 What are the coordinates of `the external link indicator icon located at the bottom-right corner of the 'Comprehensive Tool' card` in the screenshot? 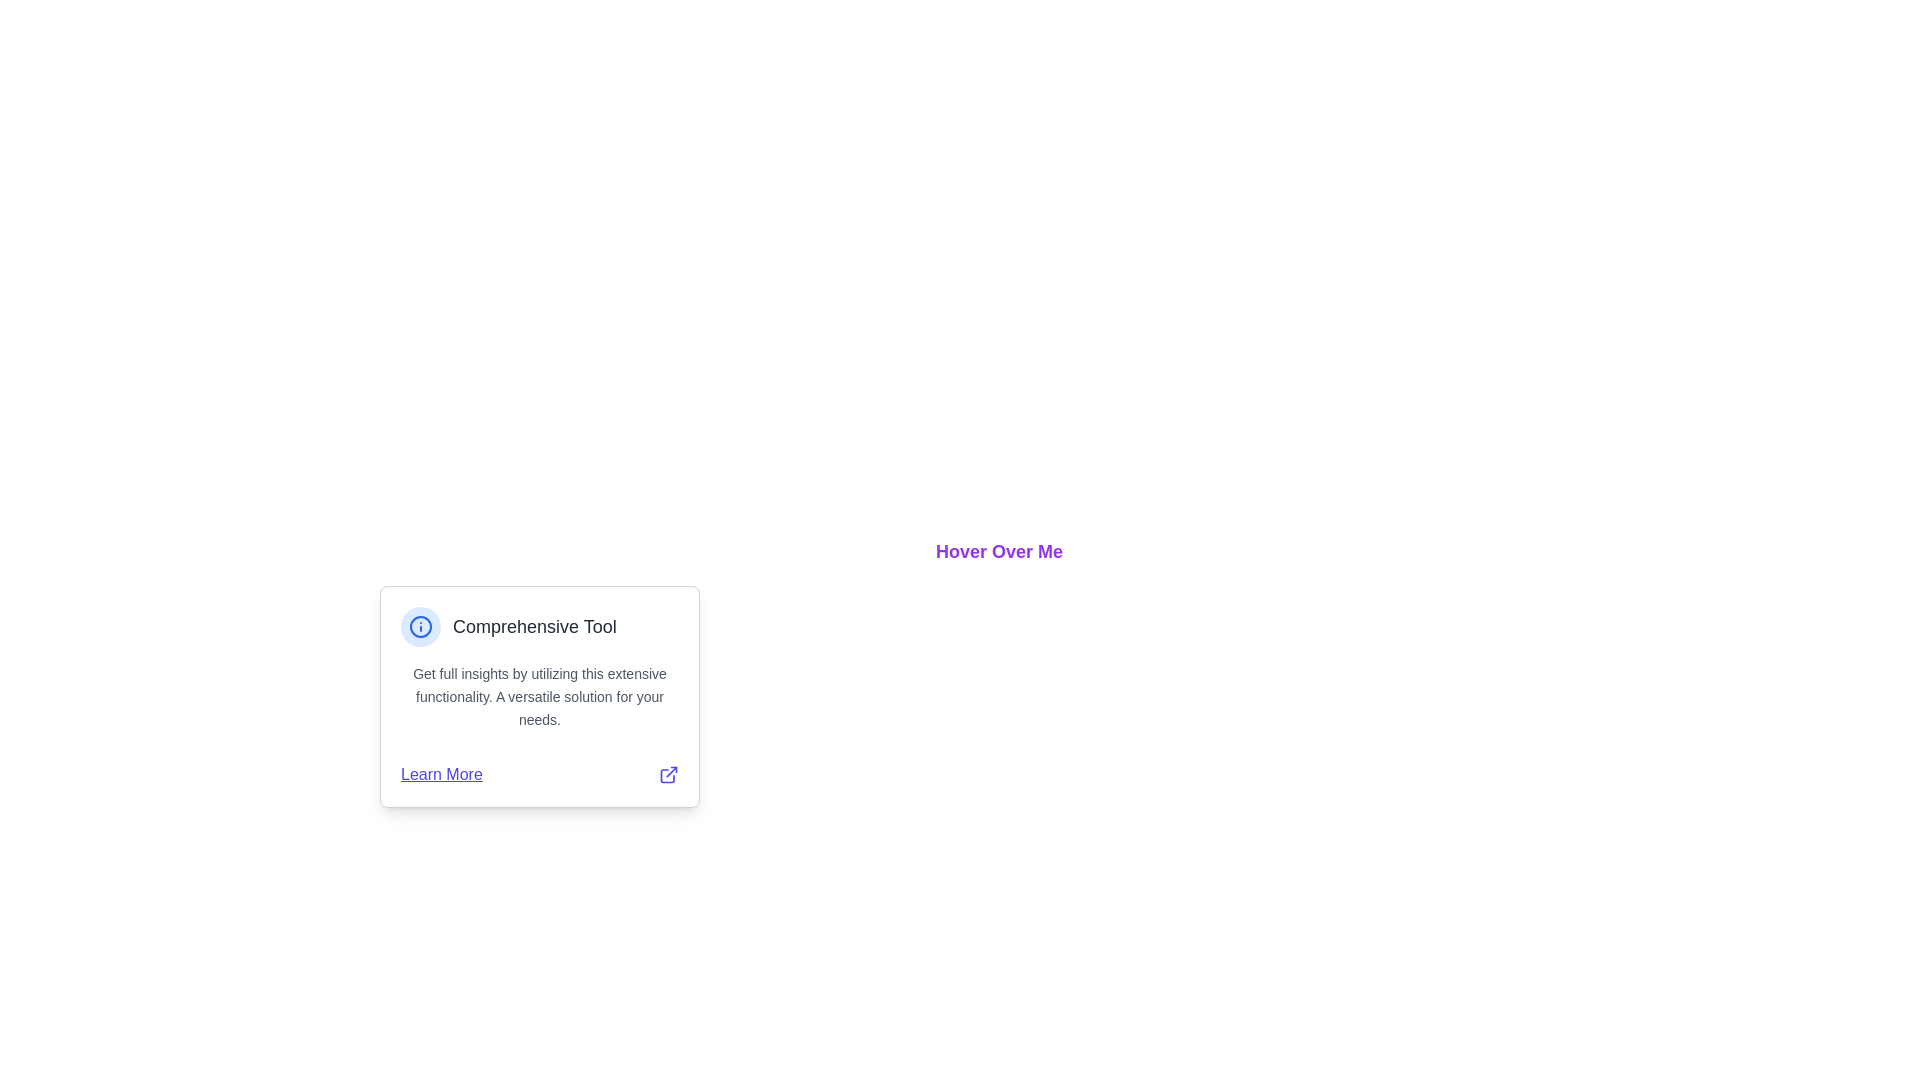 It's located at (668, 774).